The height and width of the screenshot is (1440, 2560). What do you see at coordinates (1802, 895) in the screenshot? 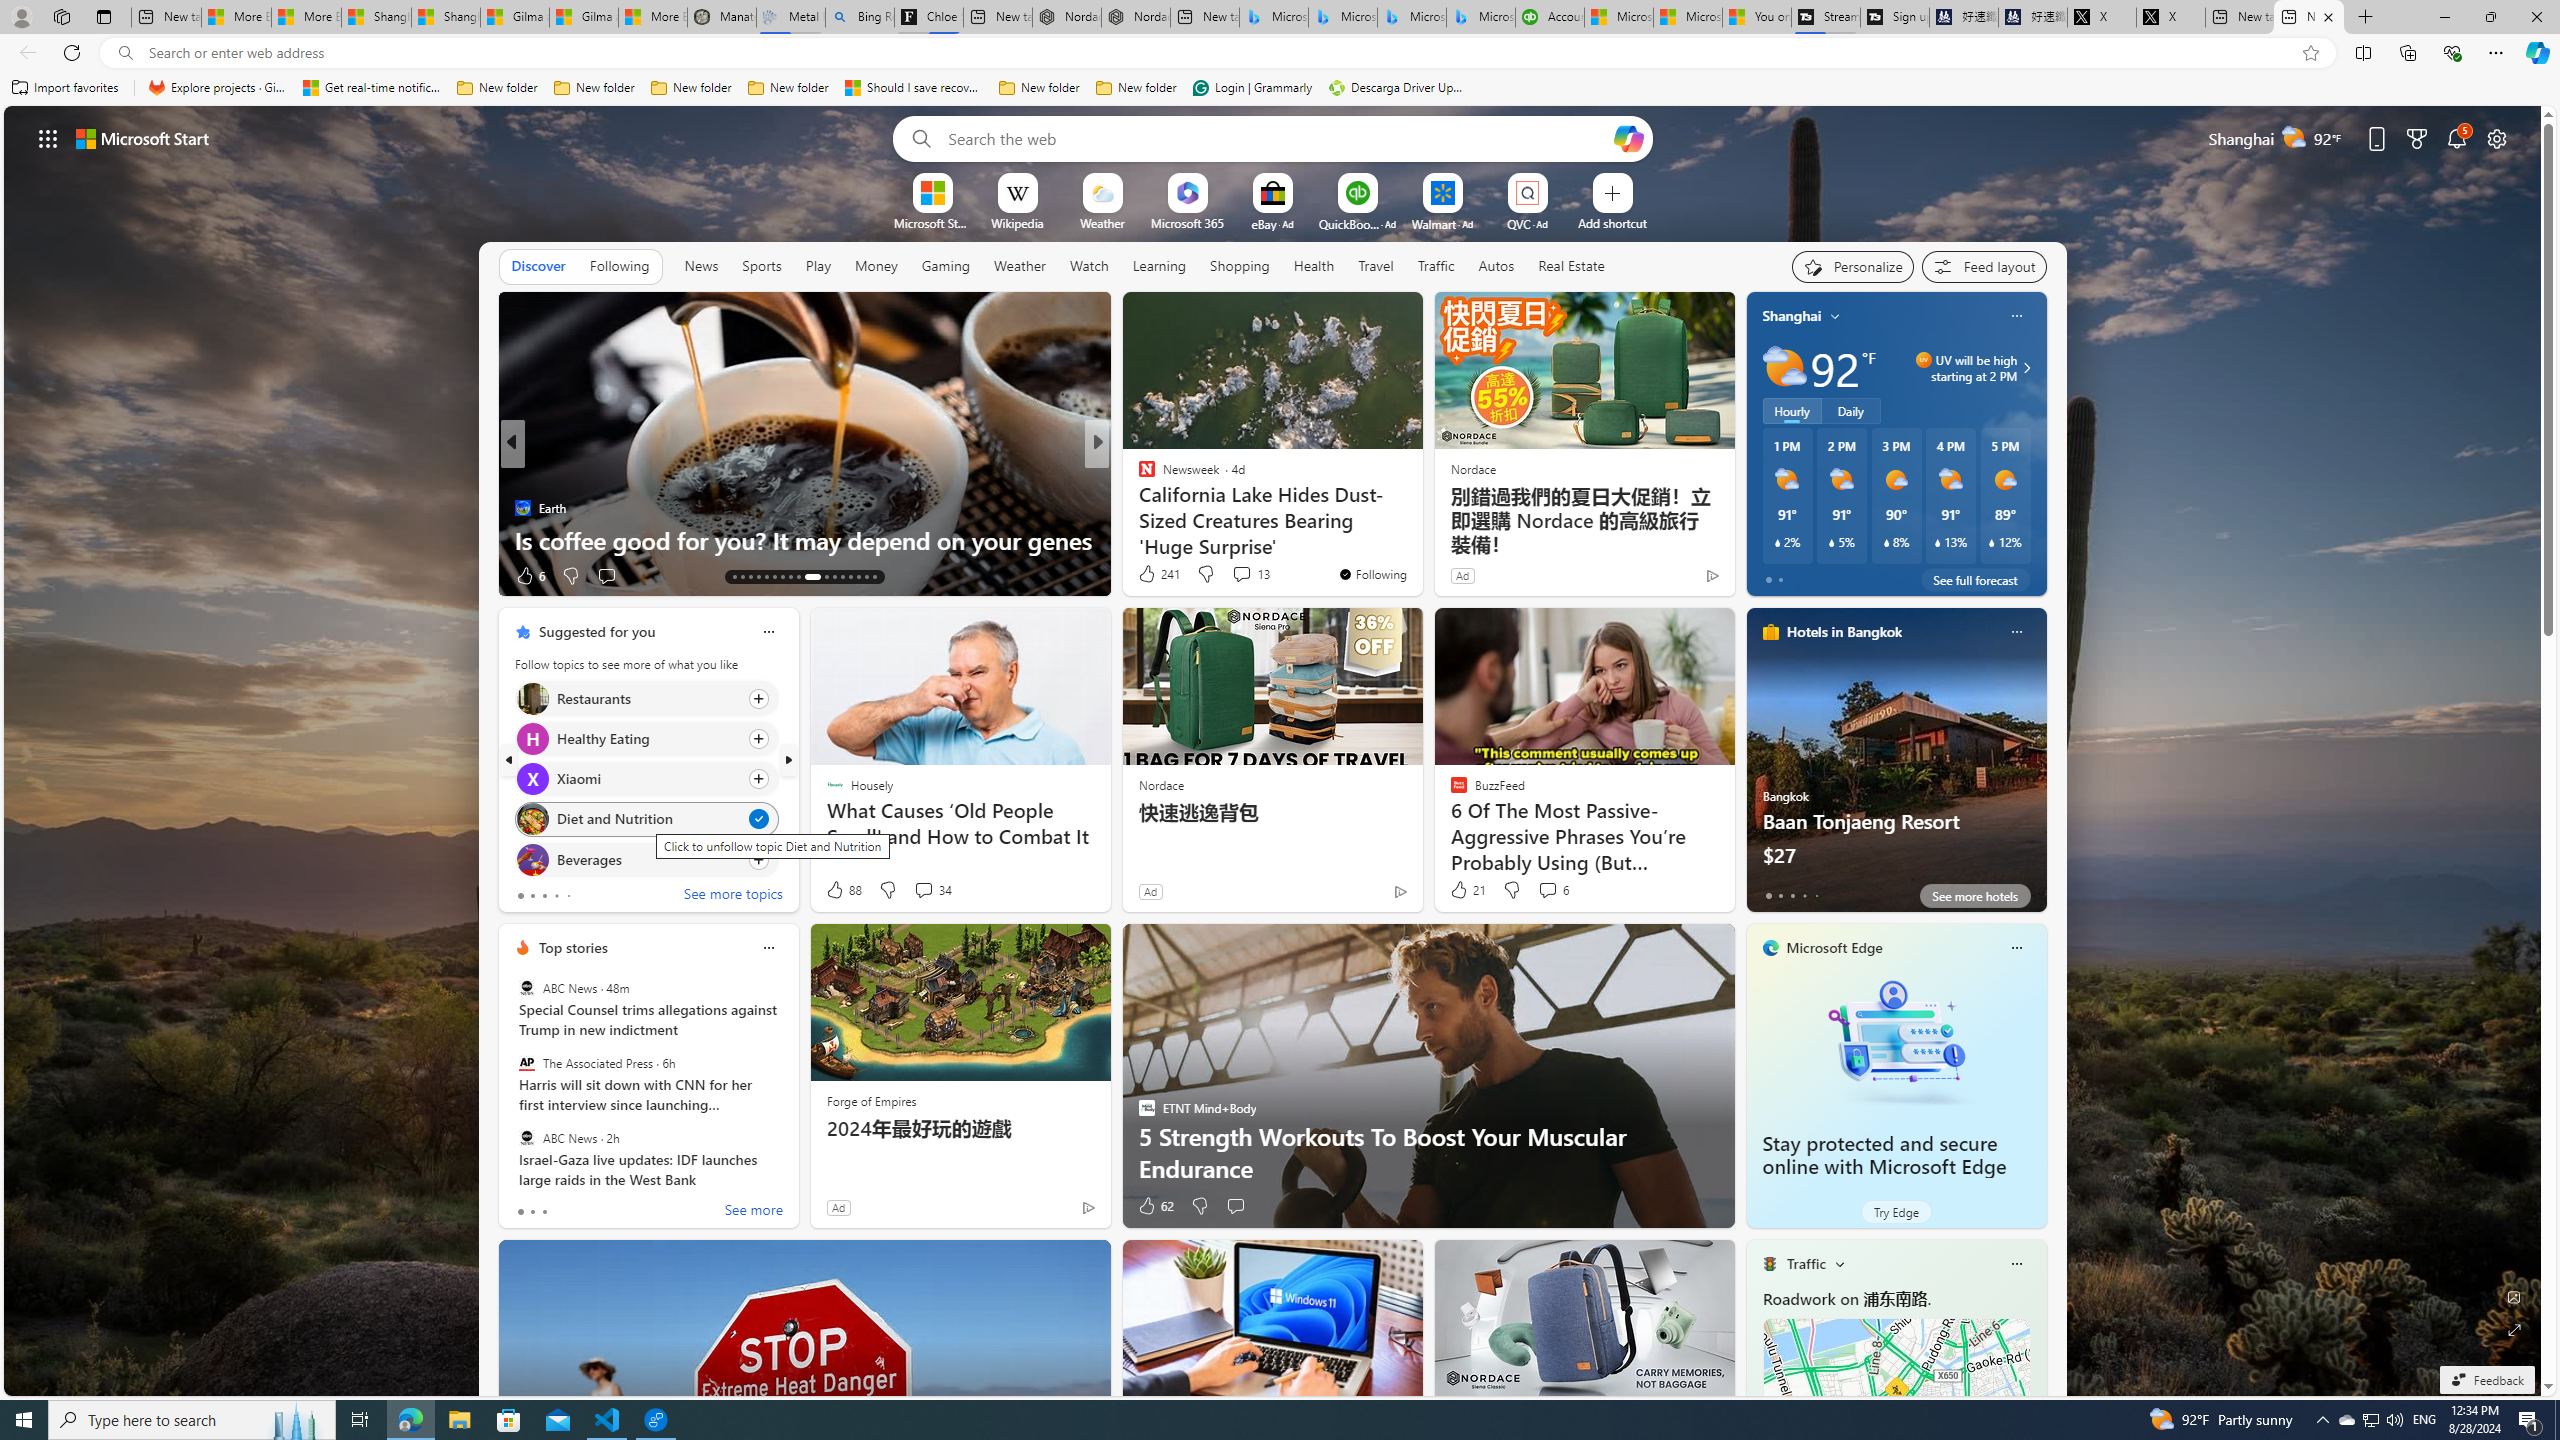
I see `'tab-3'` at bounding box center [1802, 895].